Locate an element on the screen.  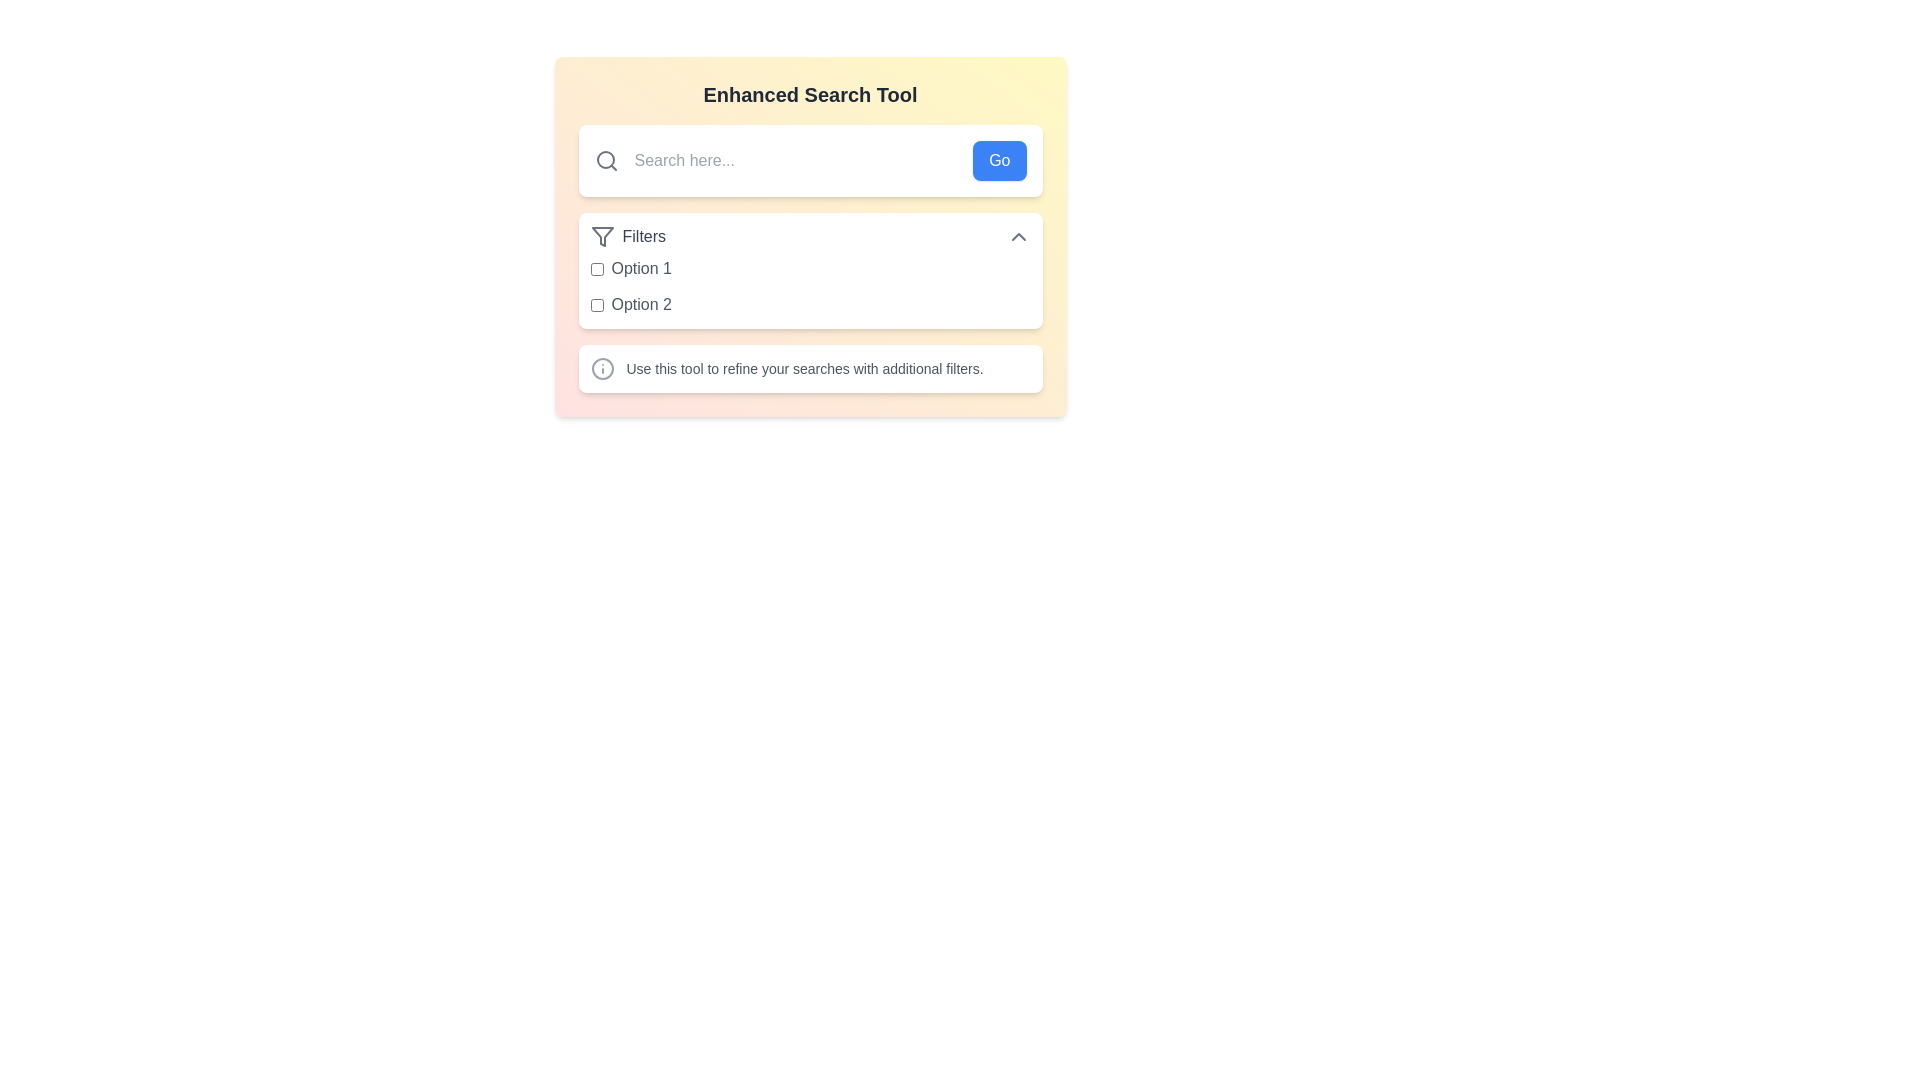
the submit button located at the rightmost end of the group of elements, which includes a text input field and an icon is located at coordinates (999, 160).